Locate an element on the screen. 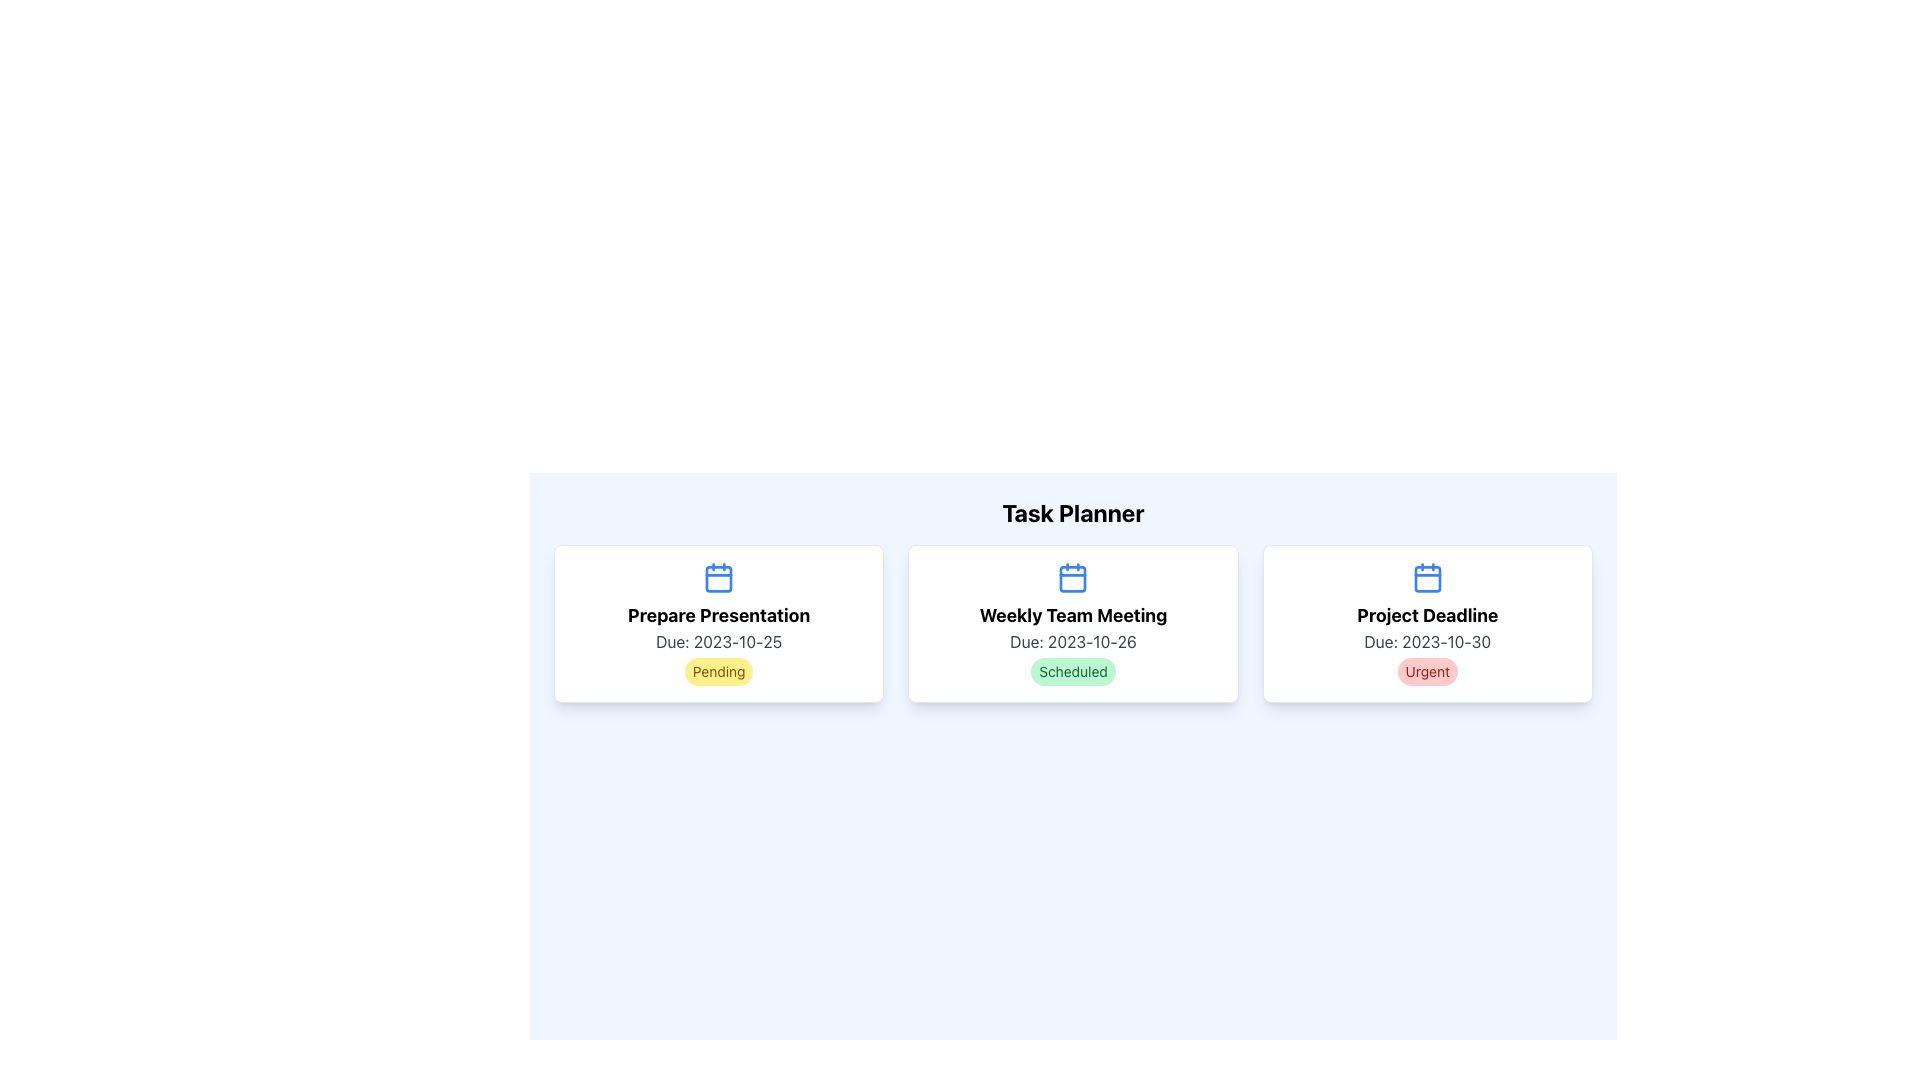 This screenshot has width=1920, height=1080. the blue outlined calendar icon located in the 'Task Planner' section, specifically the card labeled 'Project Deadline', positioned centrally at the top of the card above the text 'Project Deadline' is located at coordinates (1426, 578).